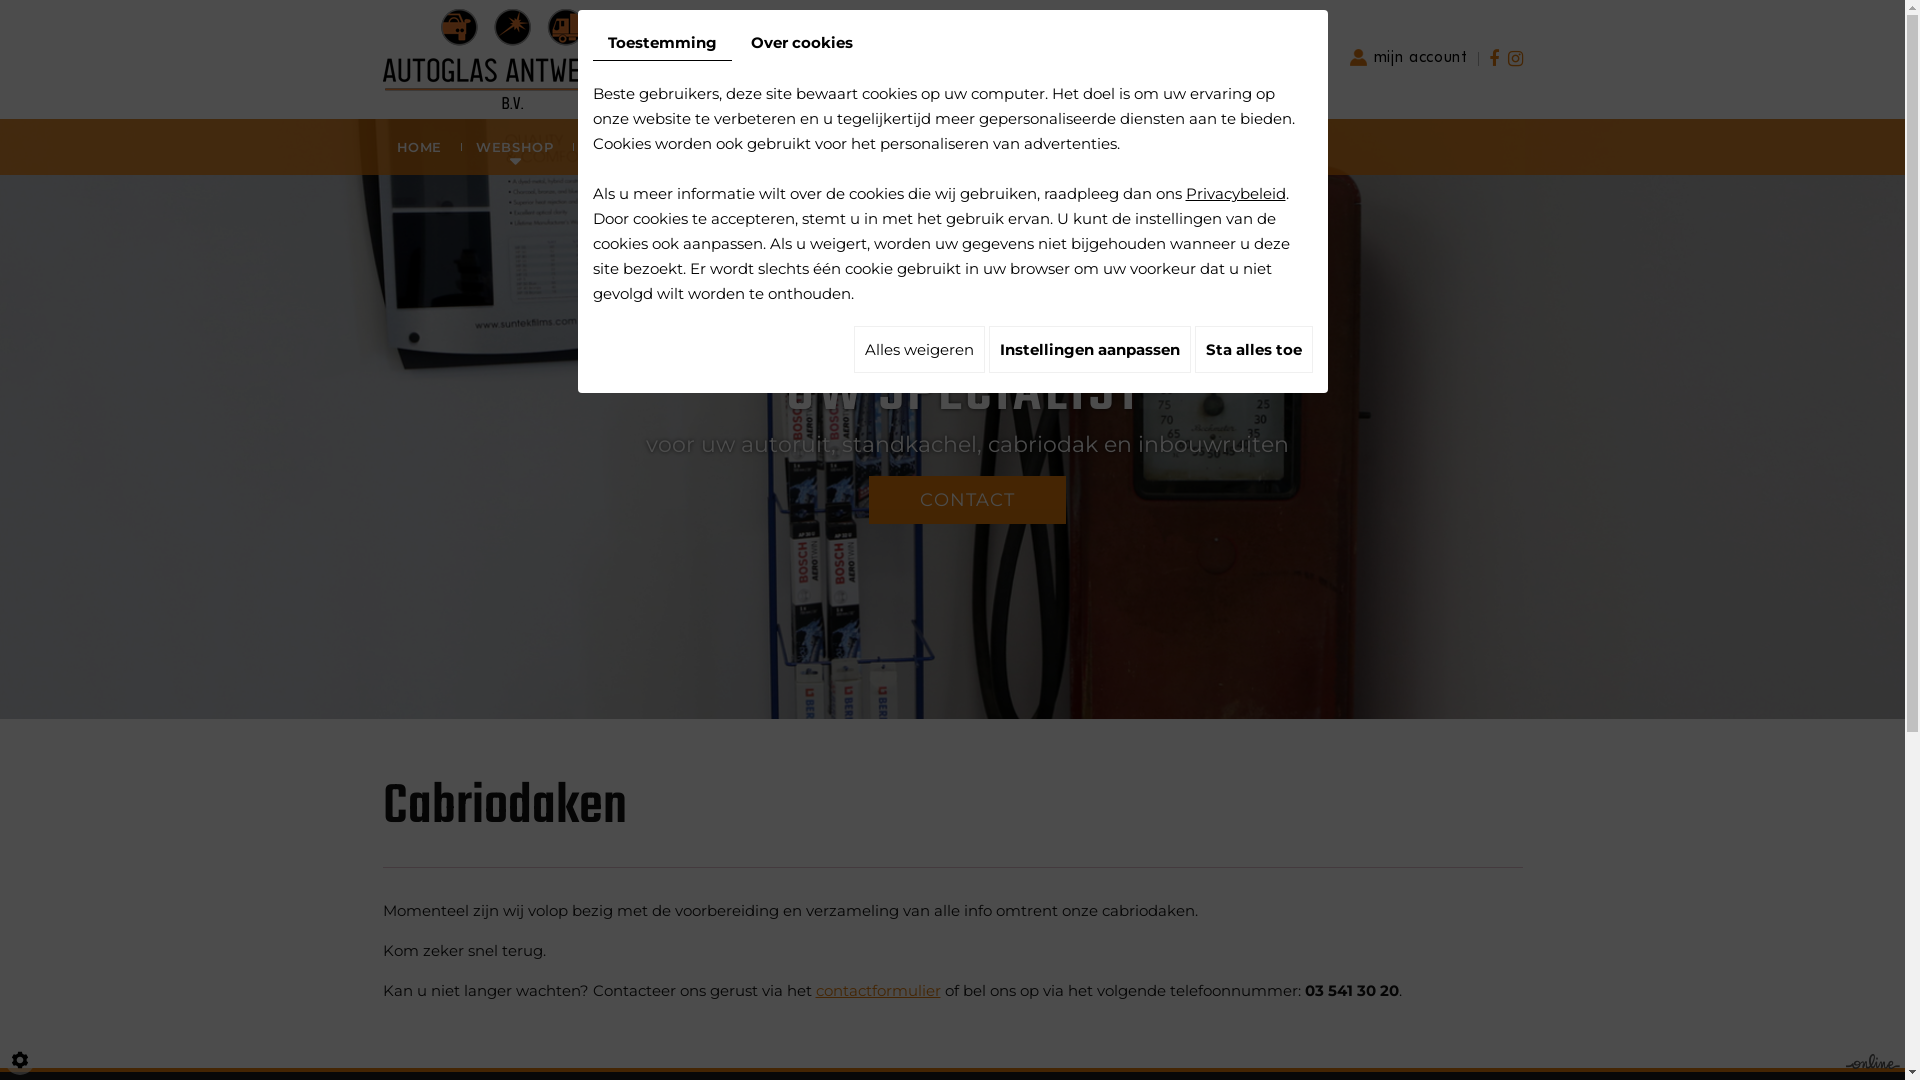 This screenshot has height=1080, width=1920. Describe the element at coordinates (4, 1059) in the screenshot. I see `'Cookie-instelling bewerken'` at that location.